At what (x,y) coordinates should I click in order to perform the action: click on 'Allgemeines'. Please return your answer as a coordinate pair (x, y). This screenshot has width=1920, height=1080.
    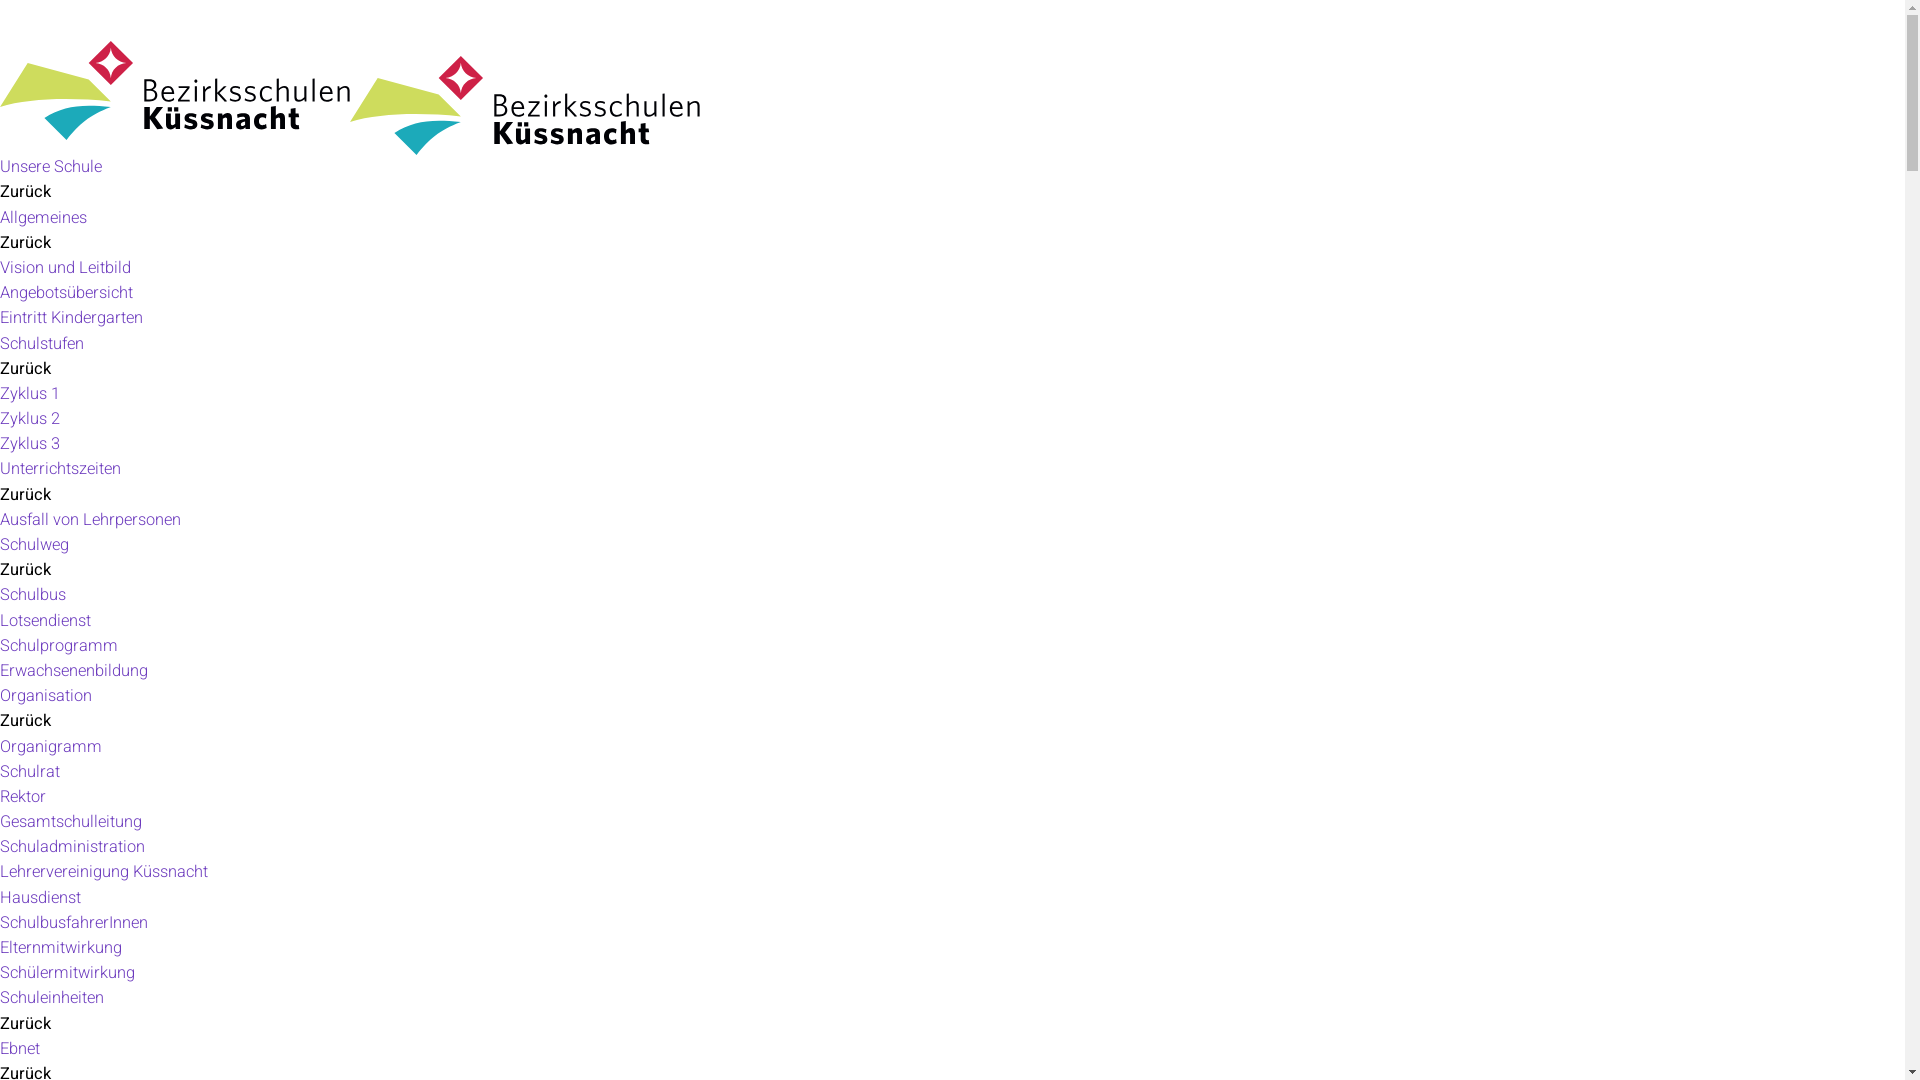
    Looking at the image, I should click on (43, 218).